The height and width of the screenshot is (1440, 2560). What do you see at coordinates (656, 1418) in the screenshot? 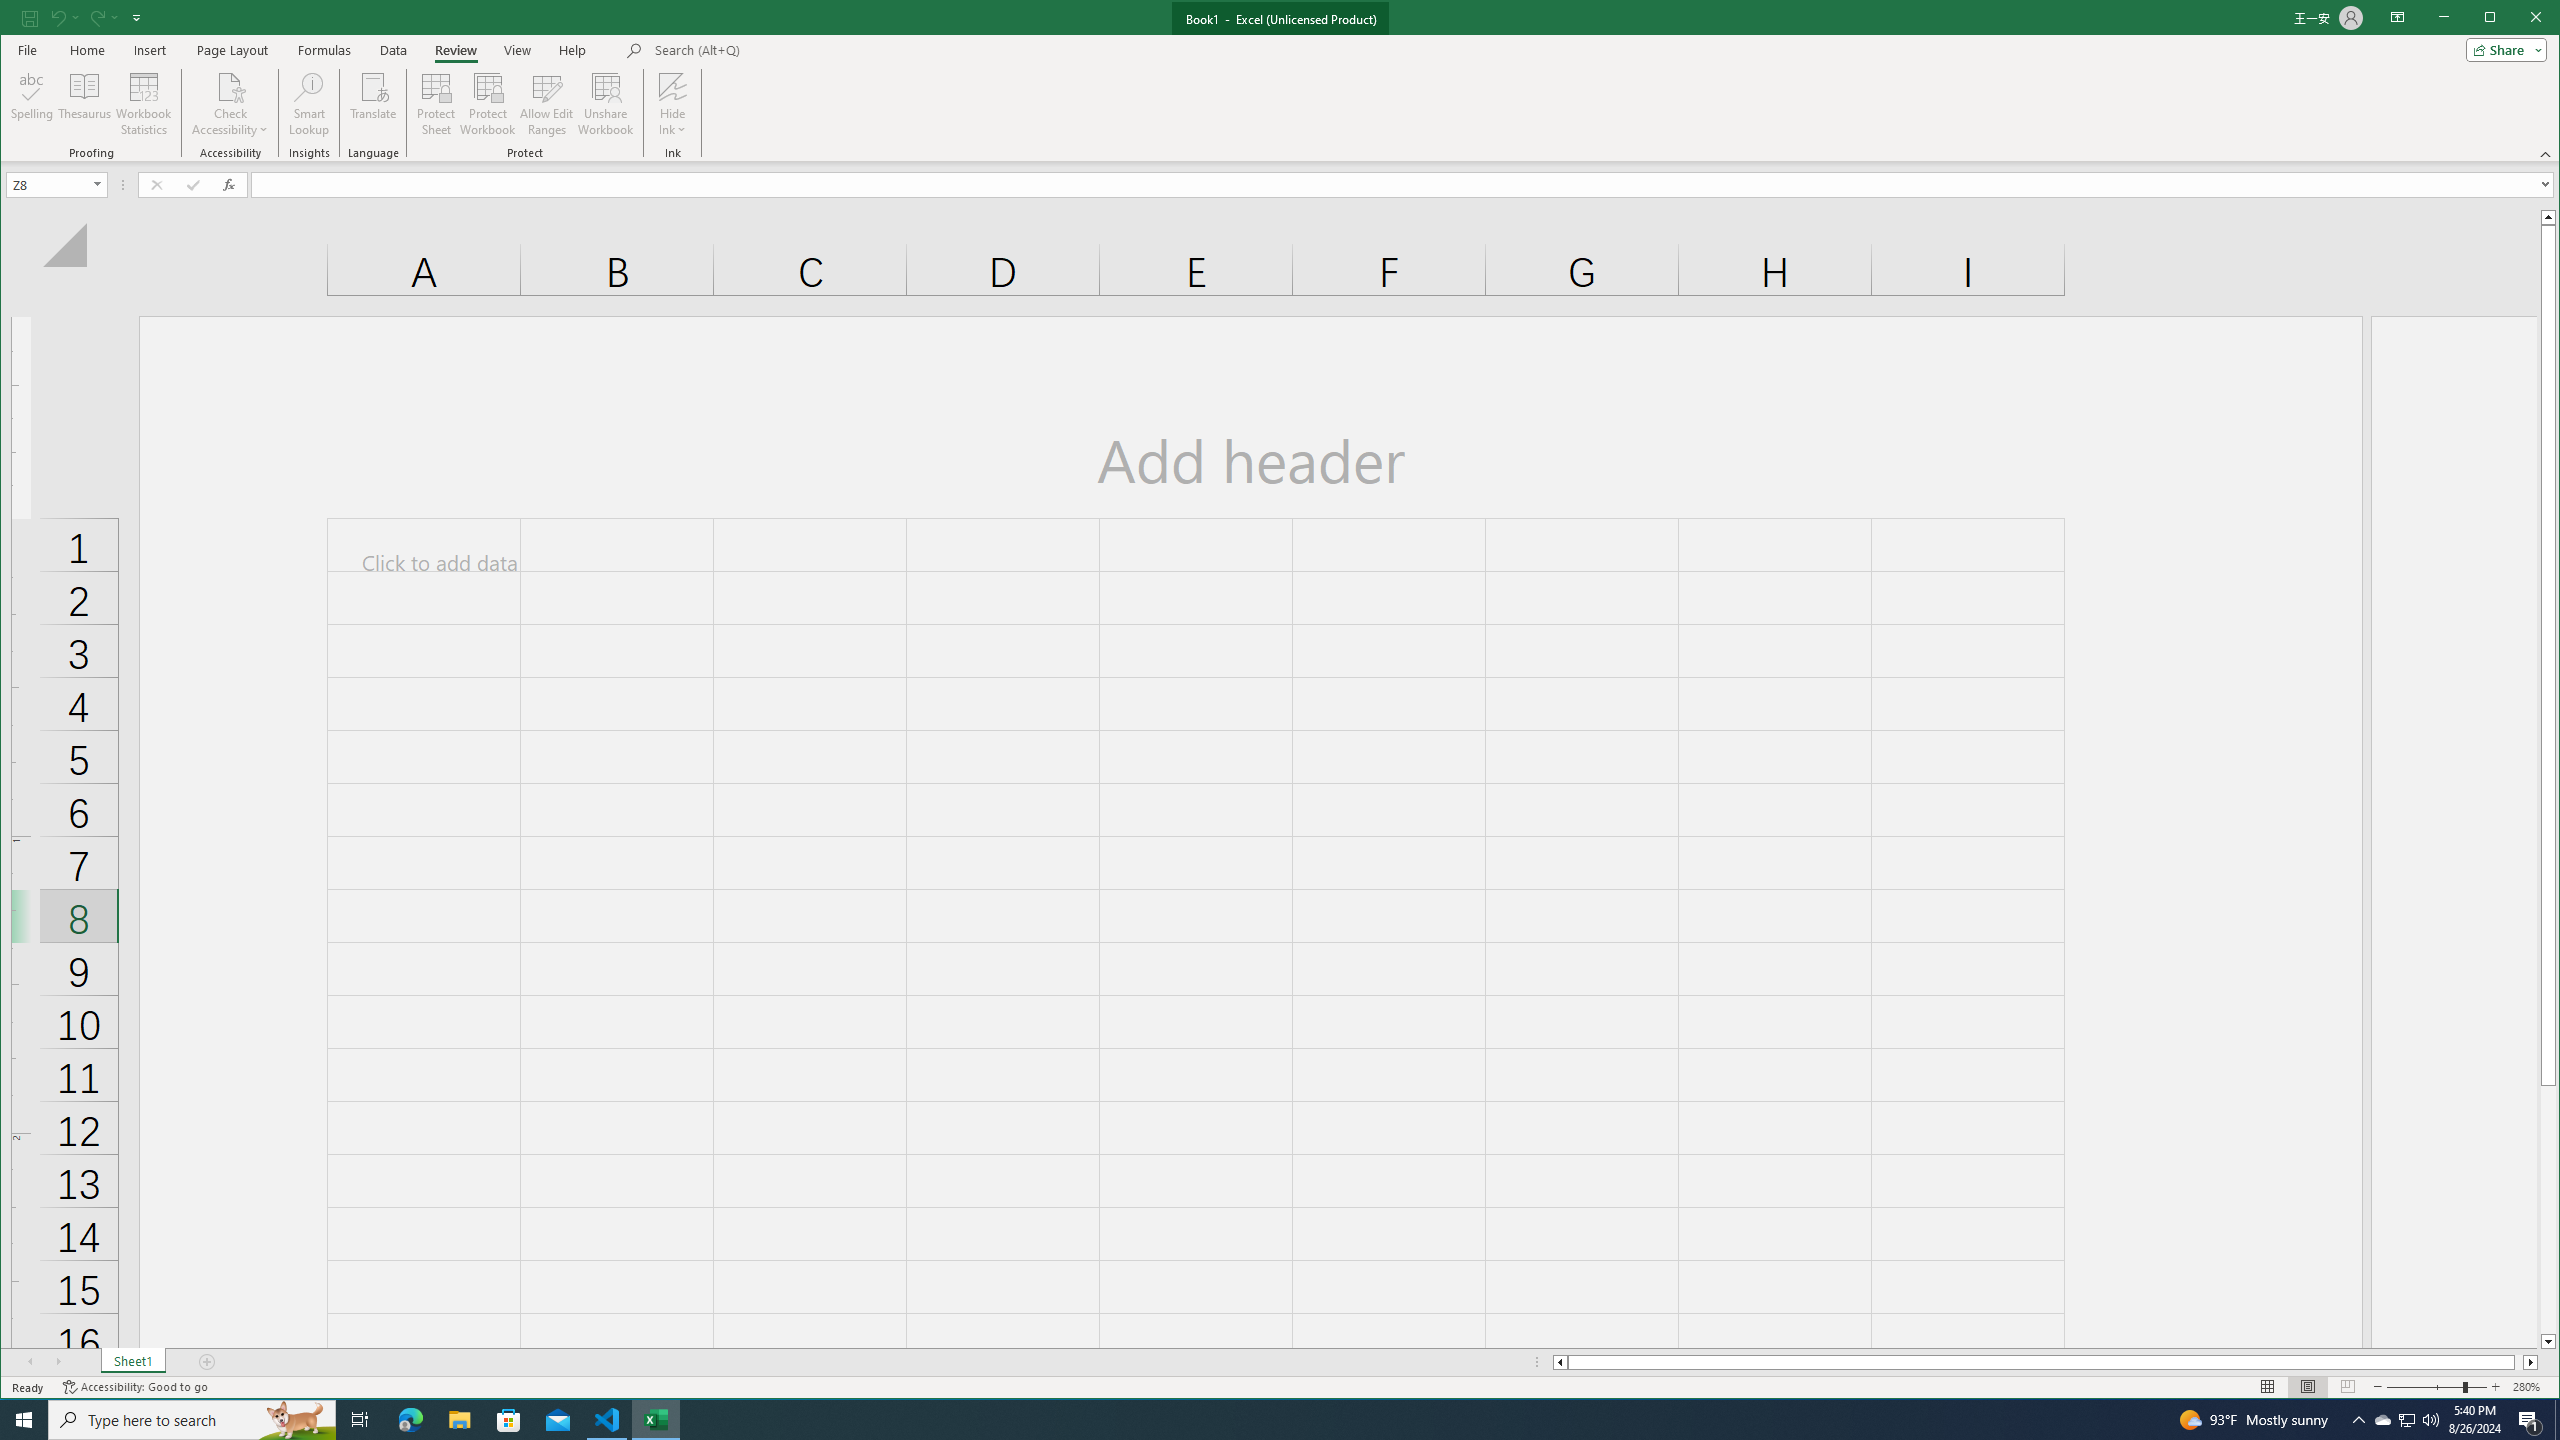
I see `'Excel - 1 running window'` at bounding box center [656, 1418].